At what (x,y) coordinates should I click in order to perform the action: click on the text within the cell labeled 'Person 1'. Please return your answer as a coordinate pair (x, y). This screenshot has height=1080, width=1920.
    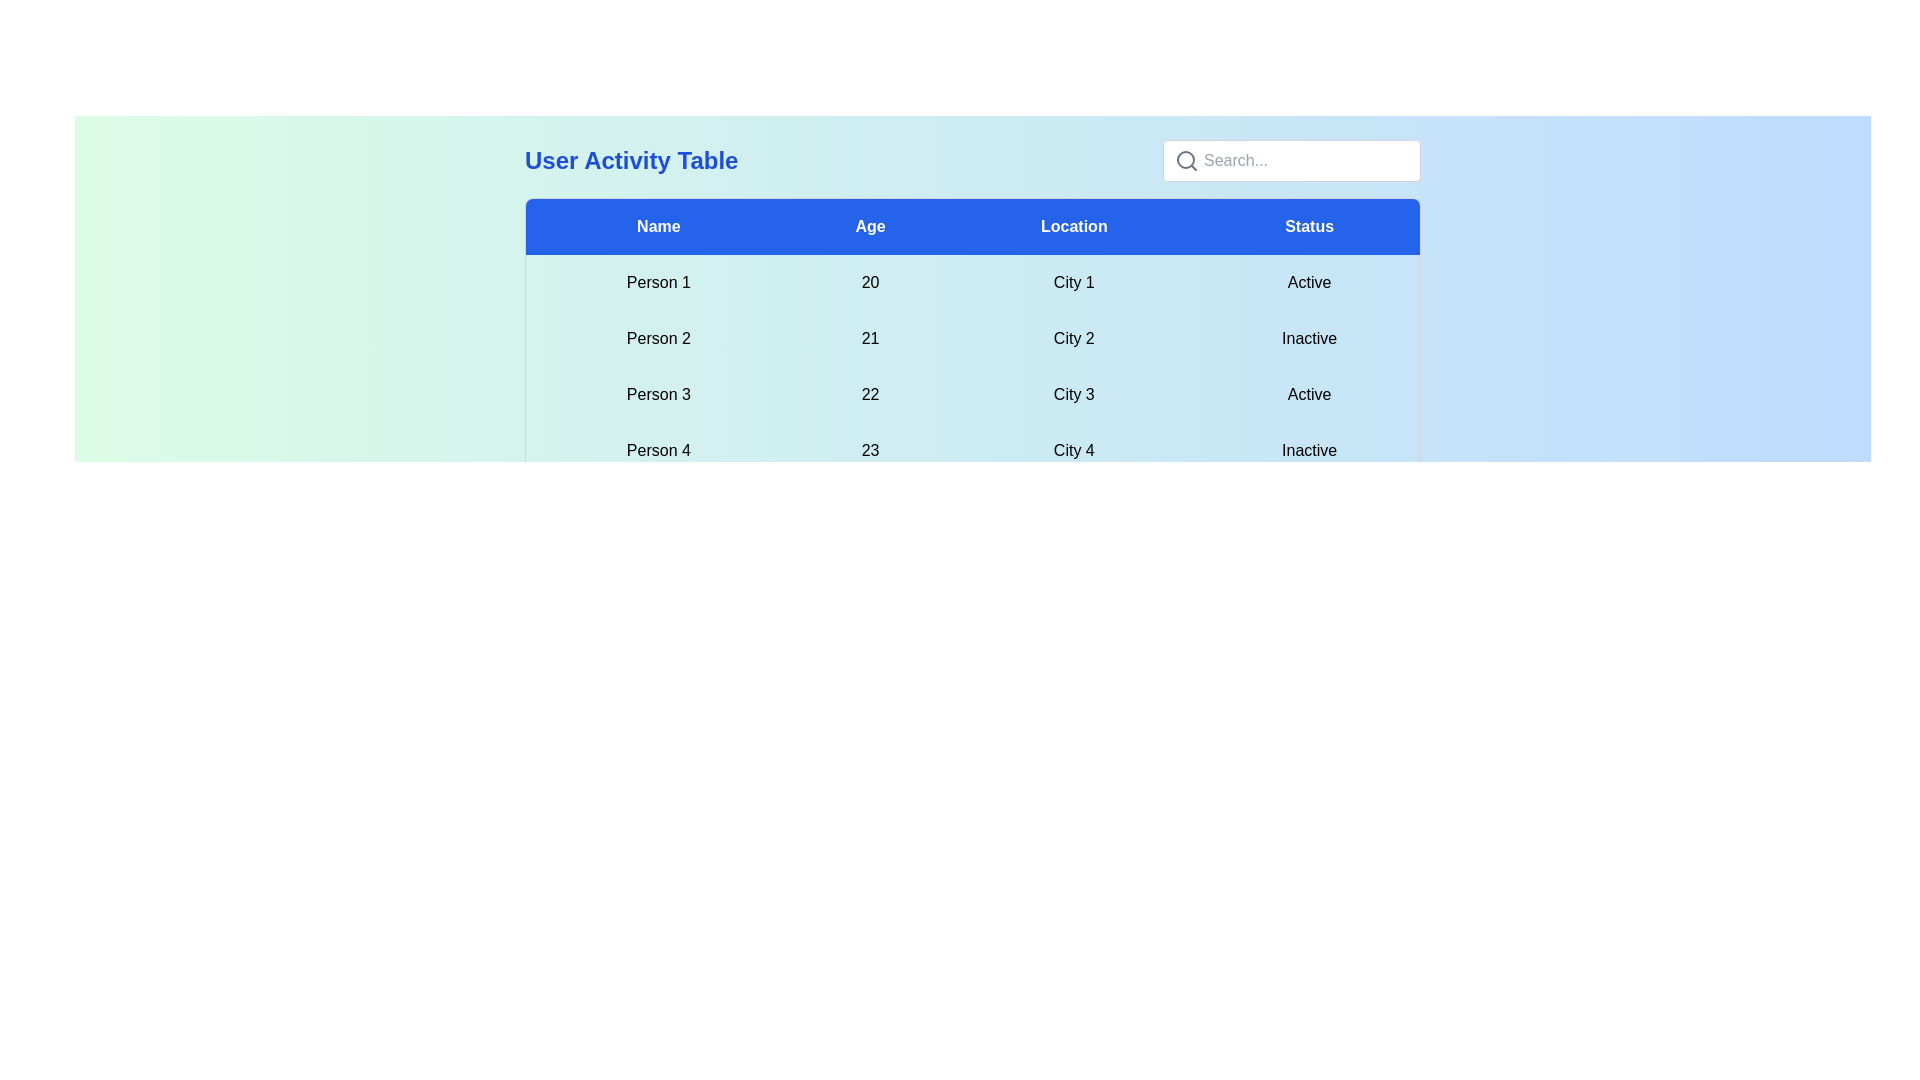
    Looking at the image, I should click on (657, 282).